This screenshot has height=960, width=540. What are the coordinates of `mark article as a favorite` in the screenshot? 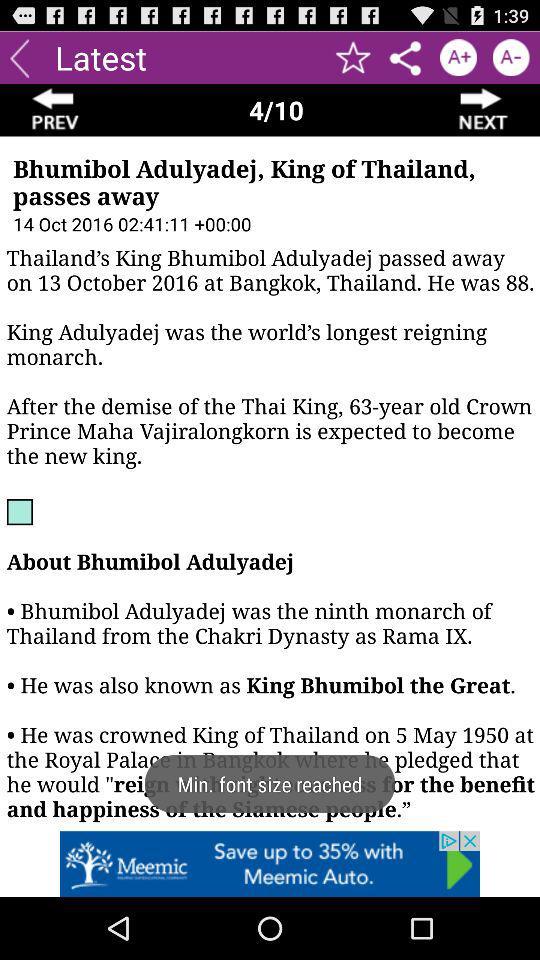 It's located at (352, 56).